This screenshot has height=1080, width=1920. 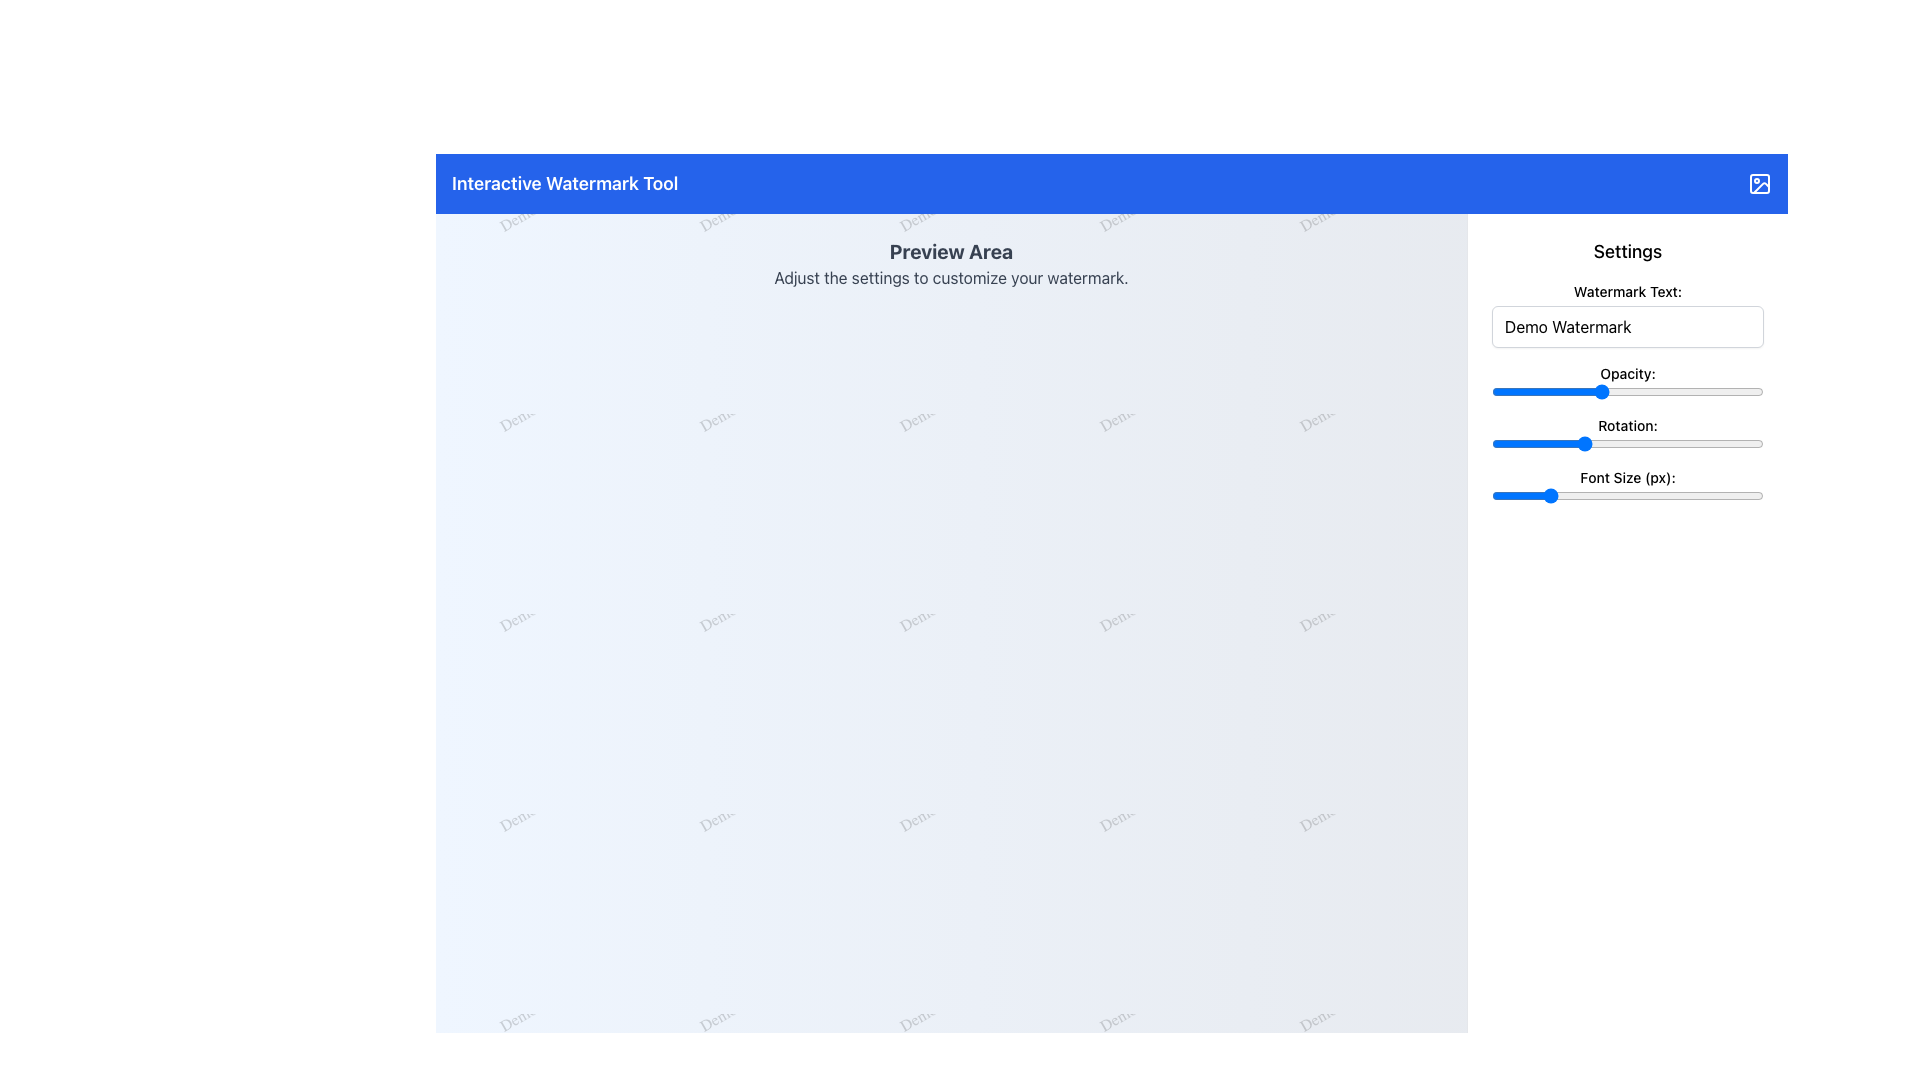 I want to click on the rotation value of the slider, so click(x=1722, y=442).